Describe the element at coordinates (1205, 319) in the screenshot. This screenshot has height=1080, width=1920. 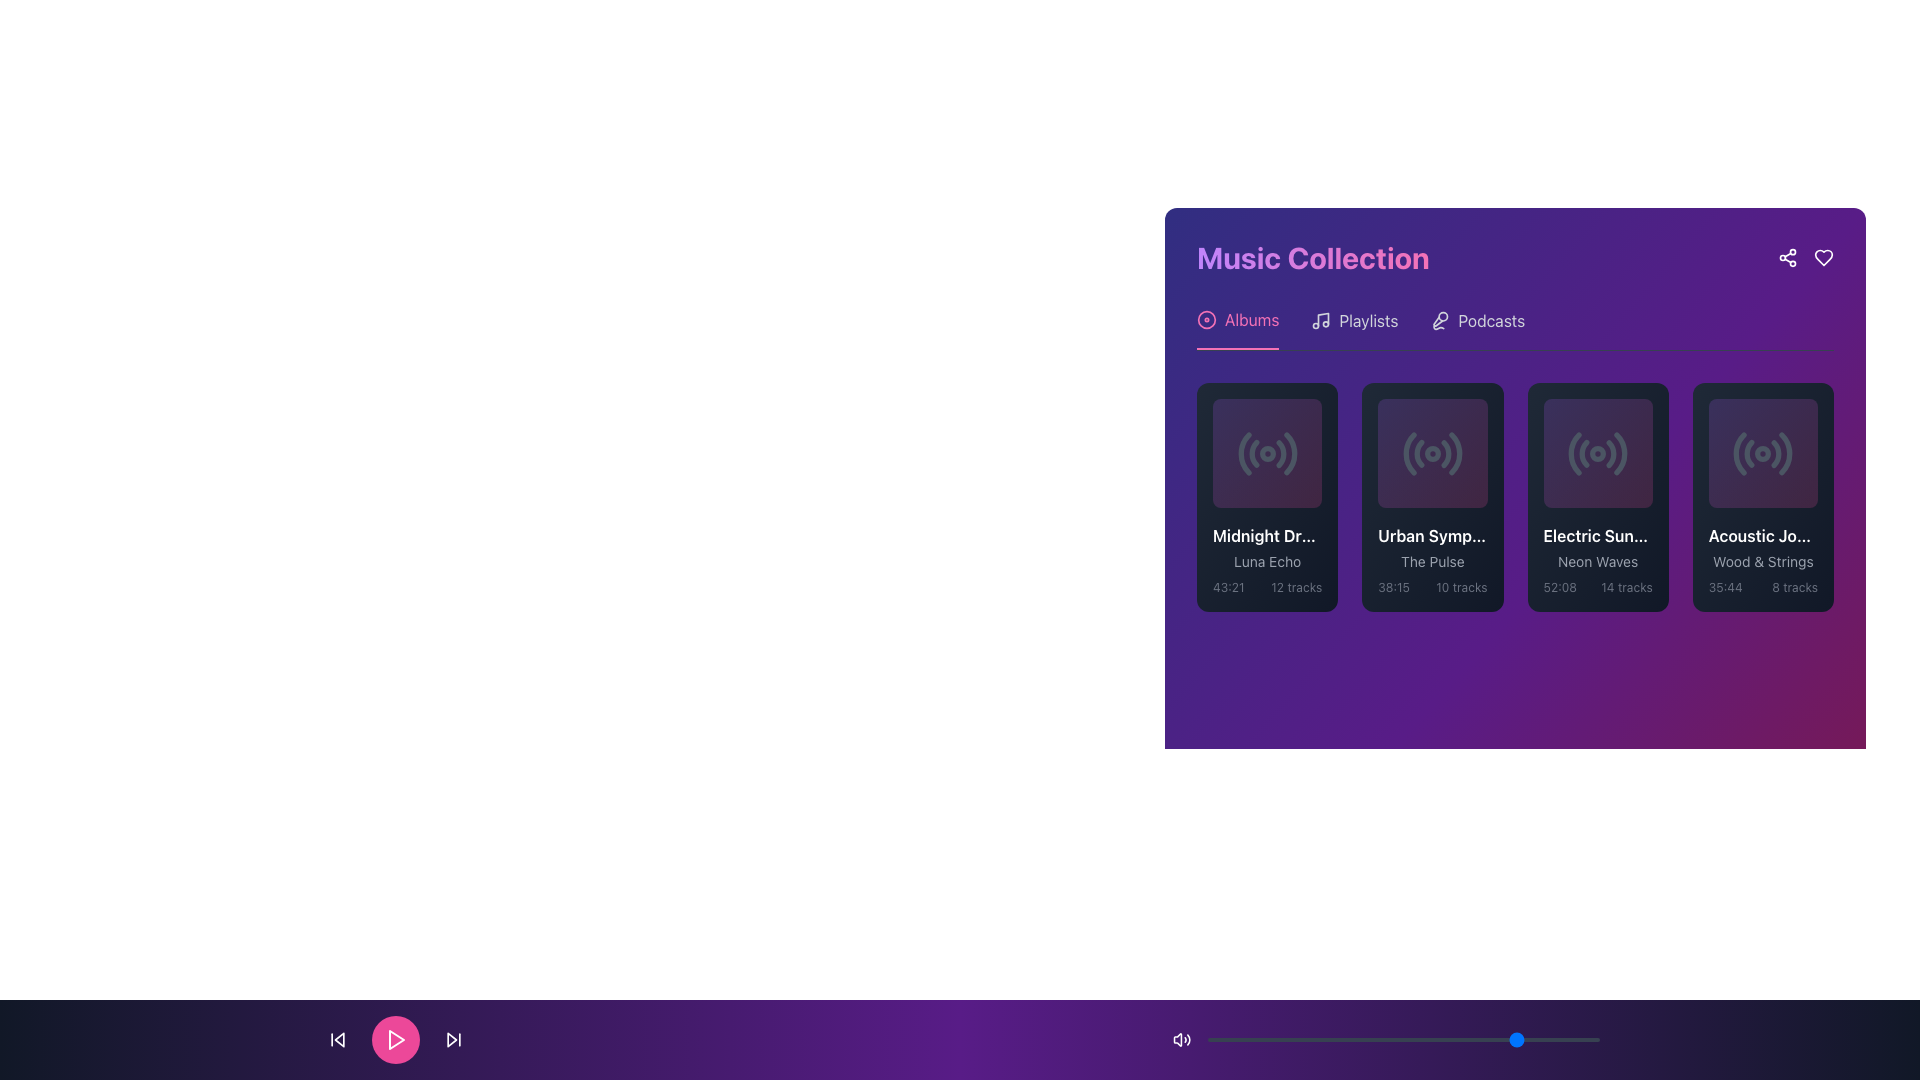
I see `the 'Albums' icon located in the navigation bar below the 'Music Collection' title` at that location.